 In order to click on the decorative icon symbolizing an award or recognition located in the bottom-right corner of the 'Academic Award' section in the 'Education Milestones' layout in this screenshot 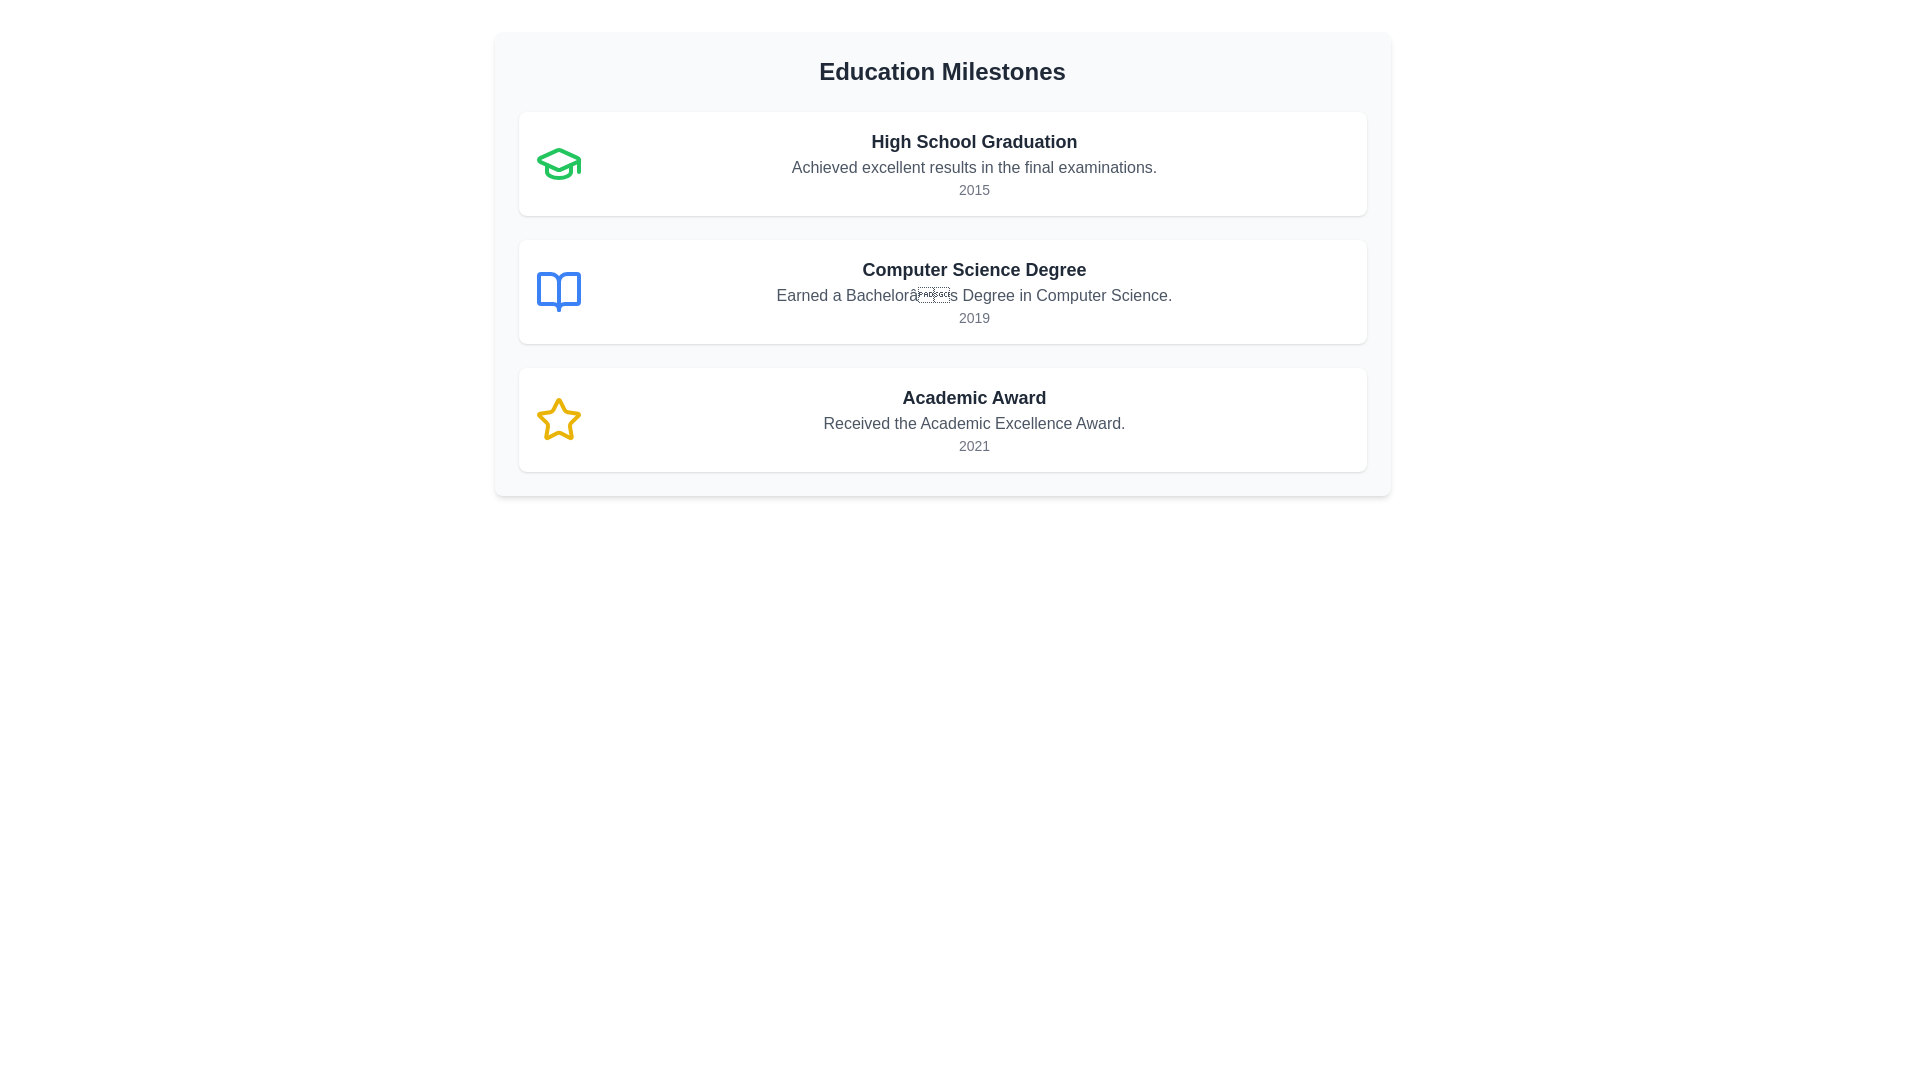, I will do `click(558, 418)`.